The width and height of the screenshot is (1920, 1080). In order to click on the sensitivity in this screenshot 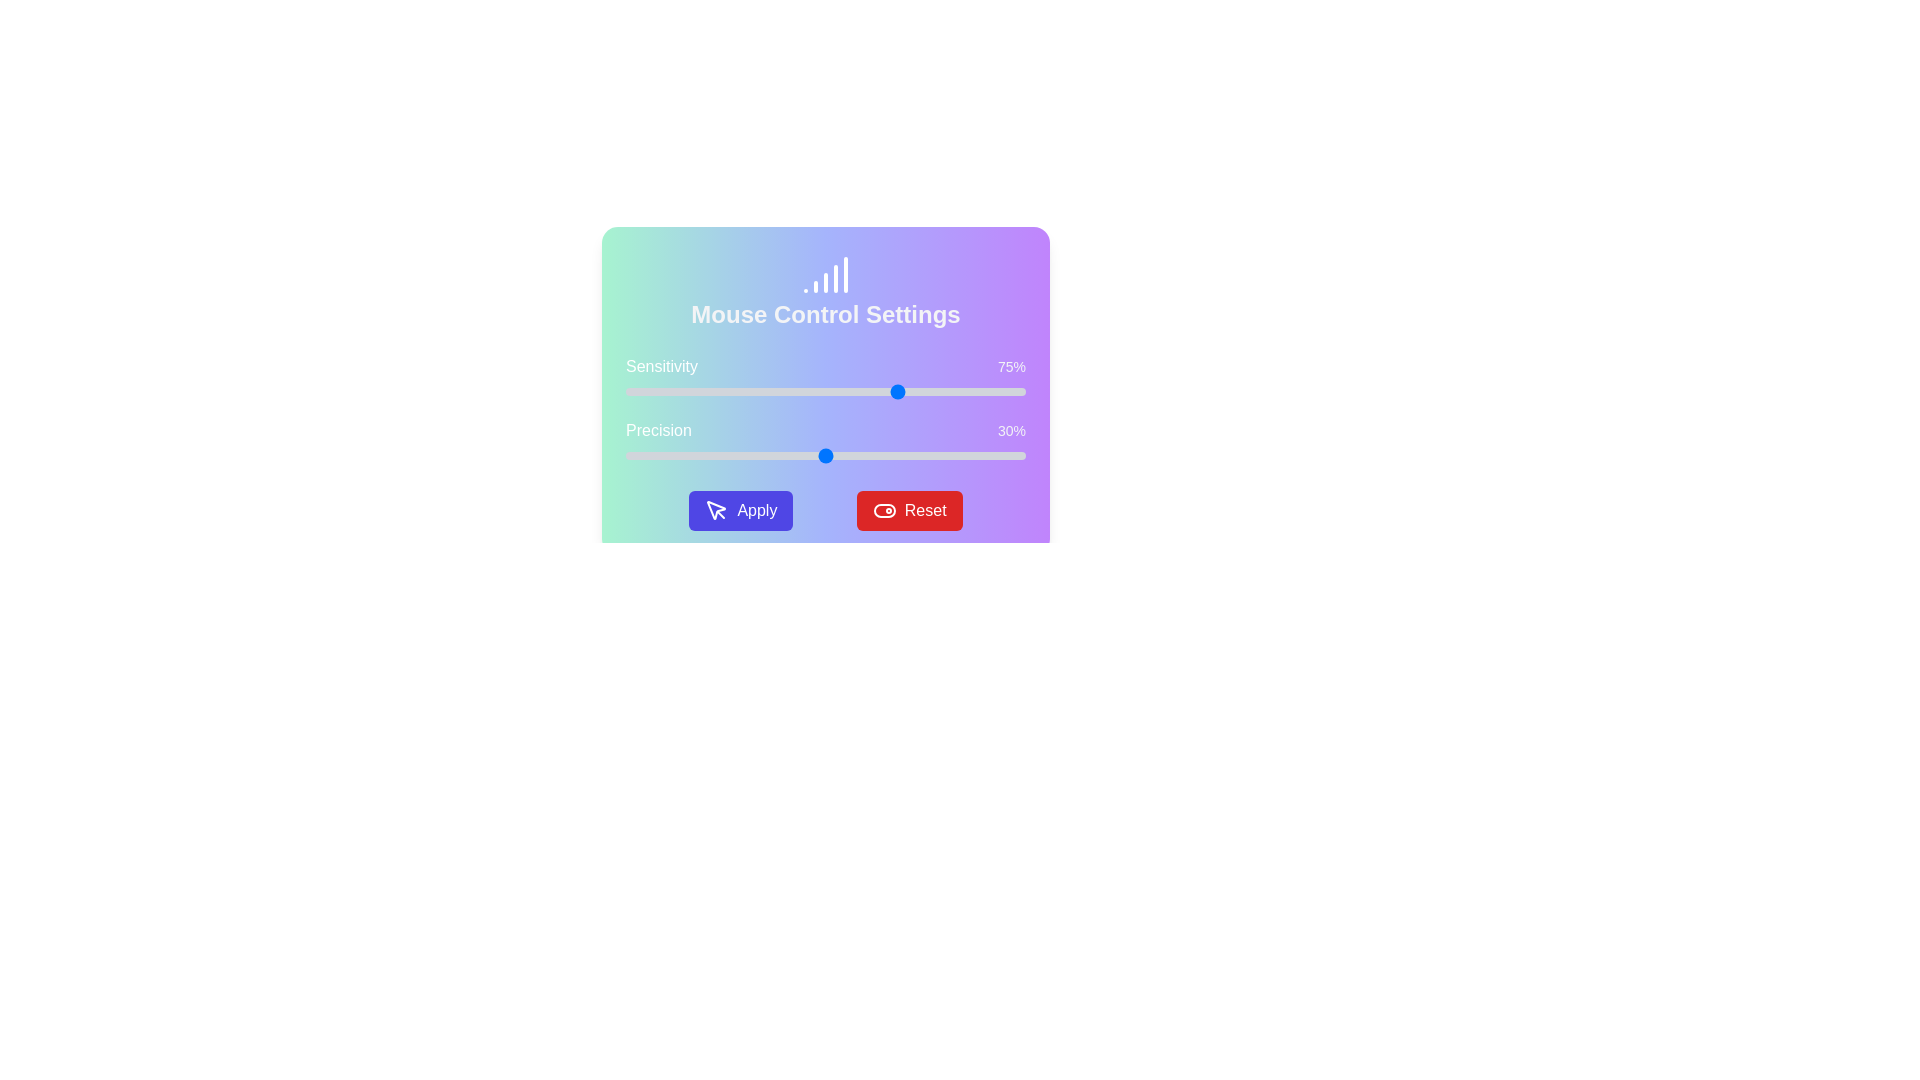, I will do `click(671, 392)`.